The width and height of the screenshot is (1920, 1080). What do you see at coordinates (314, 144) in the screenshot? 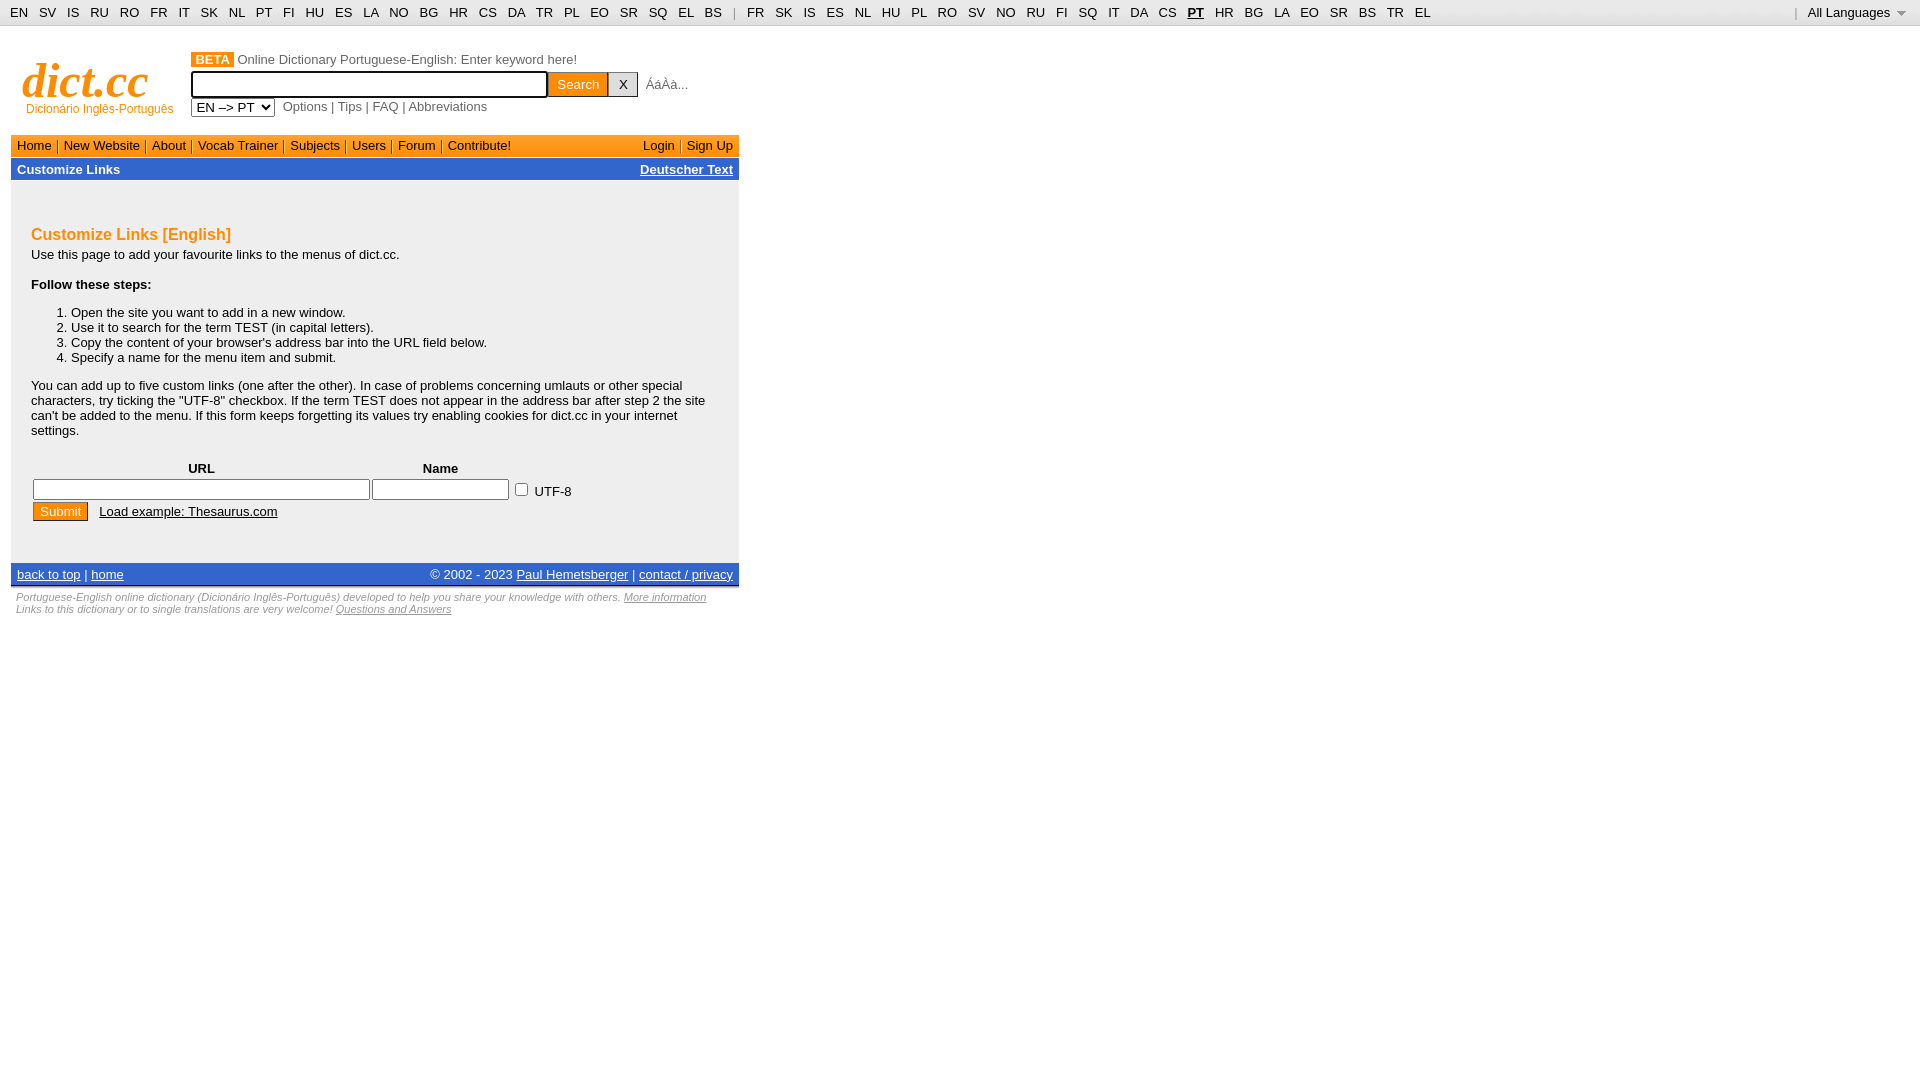
I see `'Subjects'` at bounding box center [314, 144].